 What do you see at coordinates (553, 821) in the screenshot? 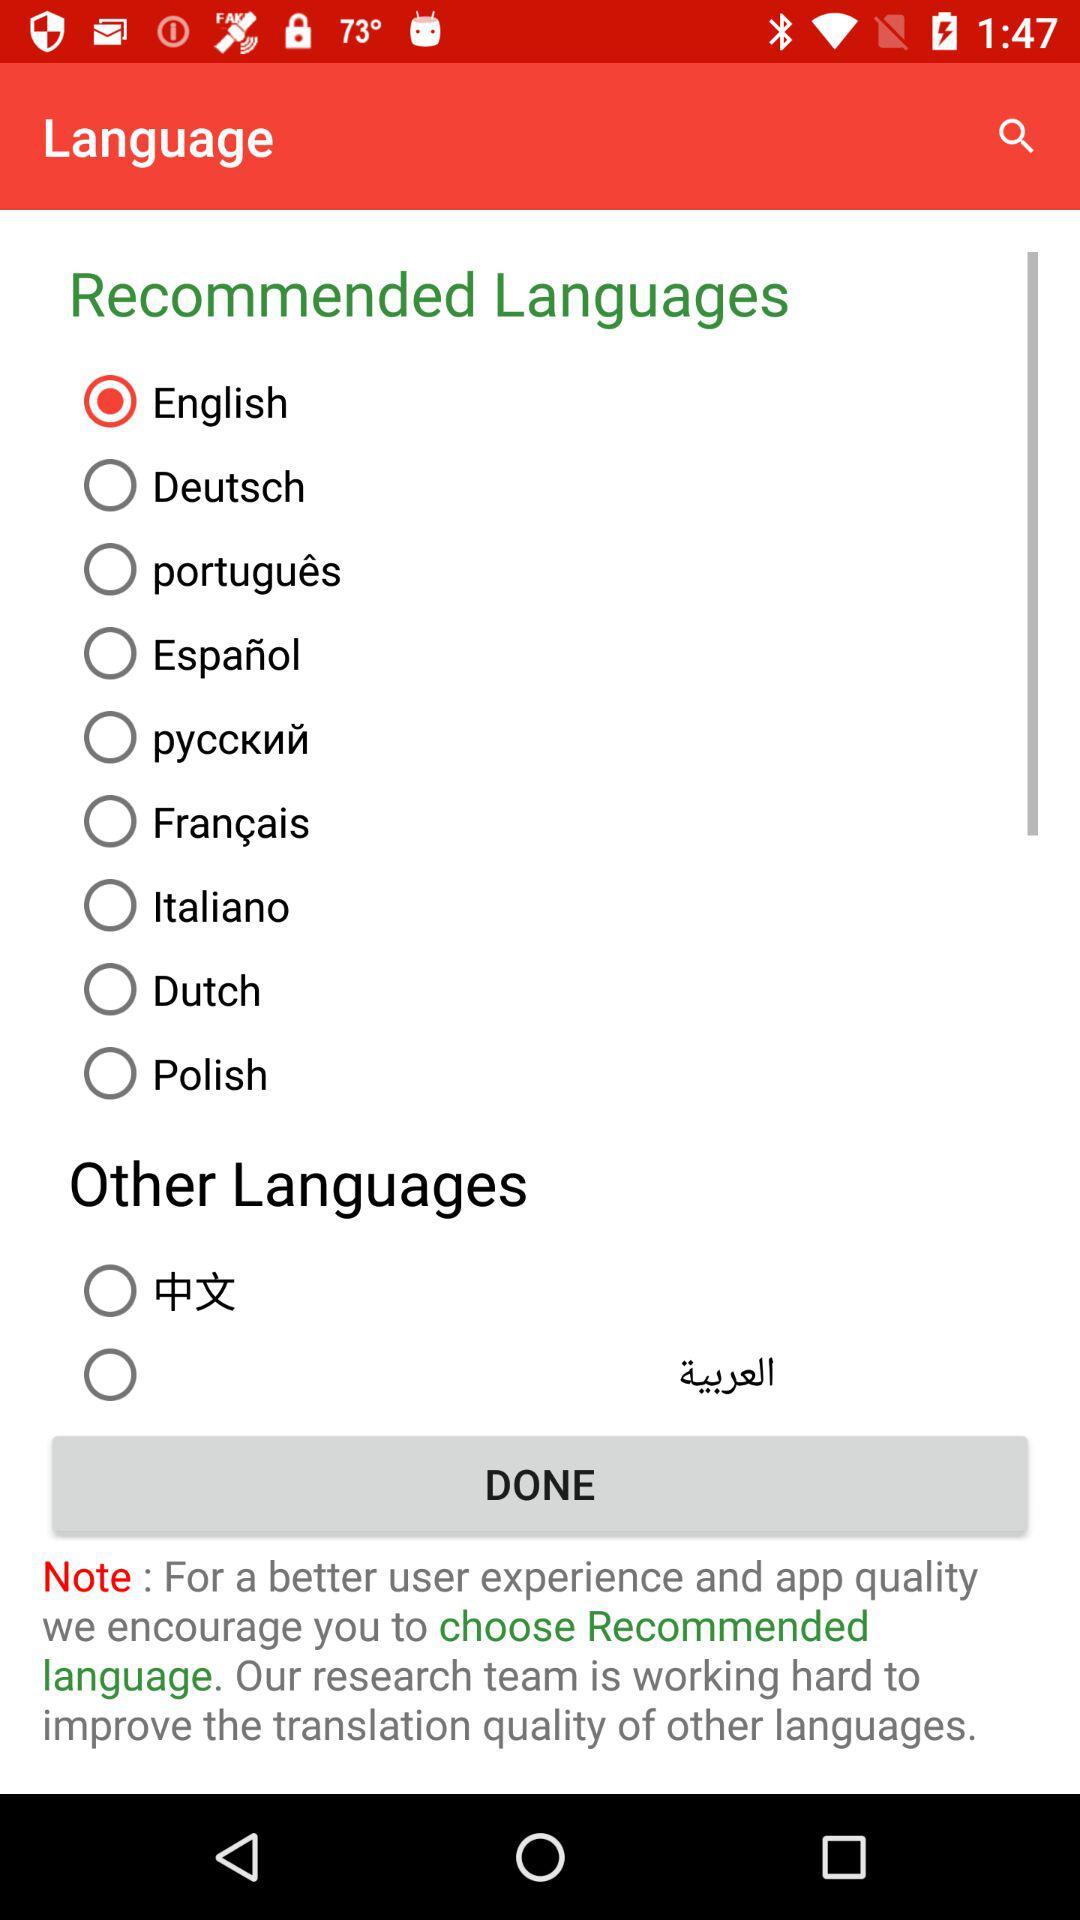
I see `the item above the italiano item` at bounding box center [553, 821].